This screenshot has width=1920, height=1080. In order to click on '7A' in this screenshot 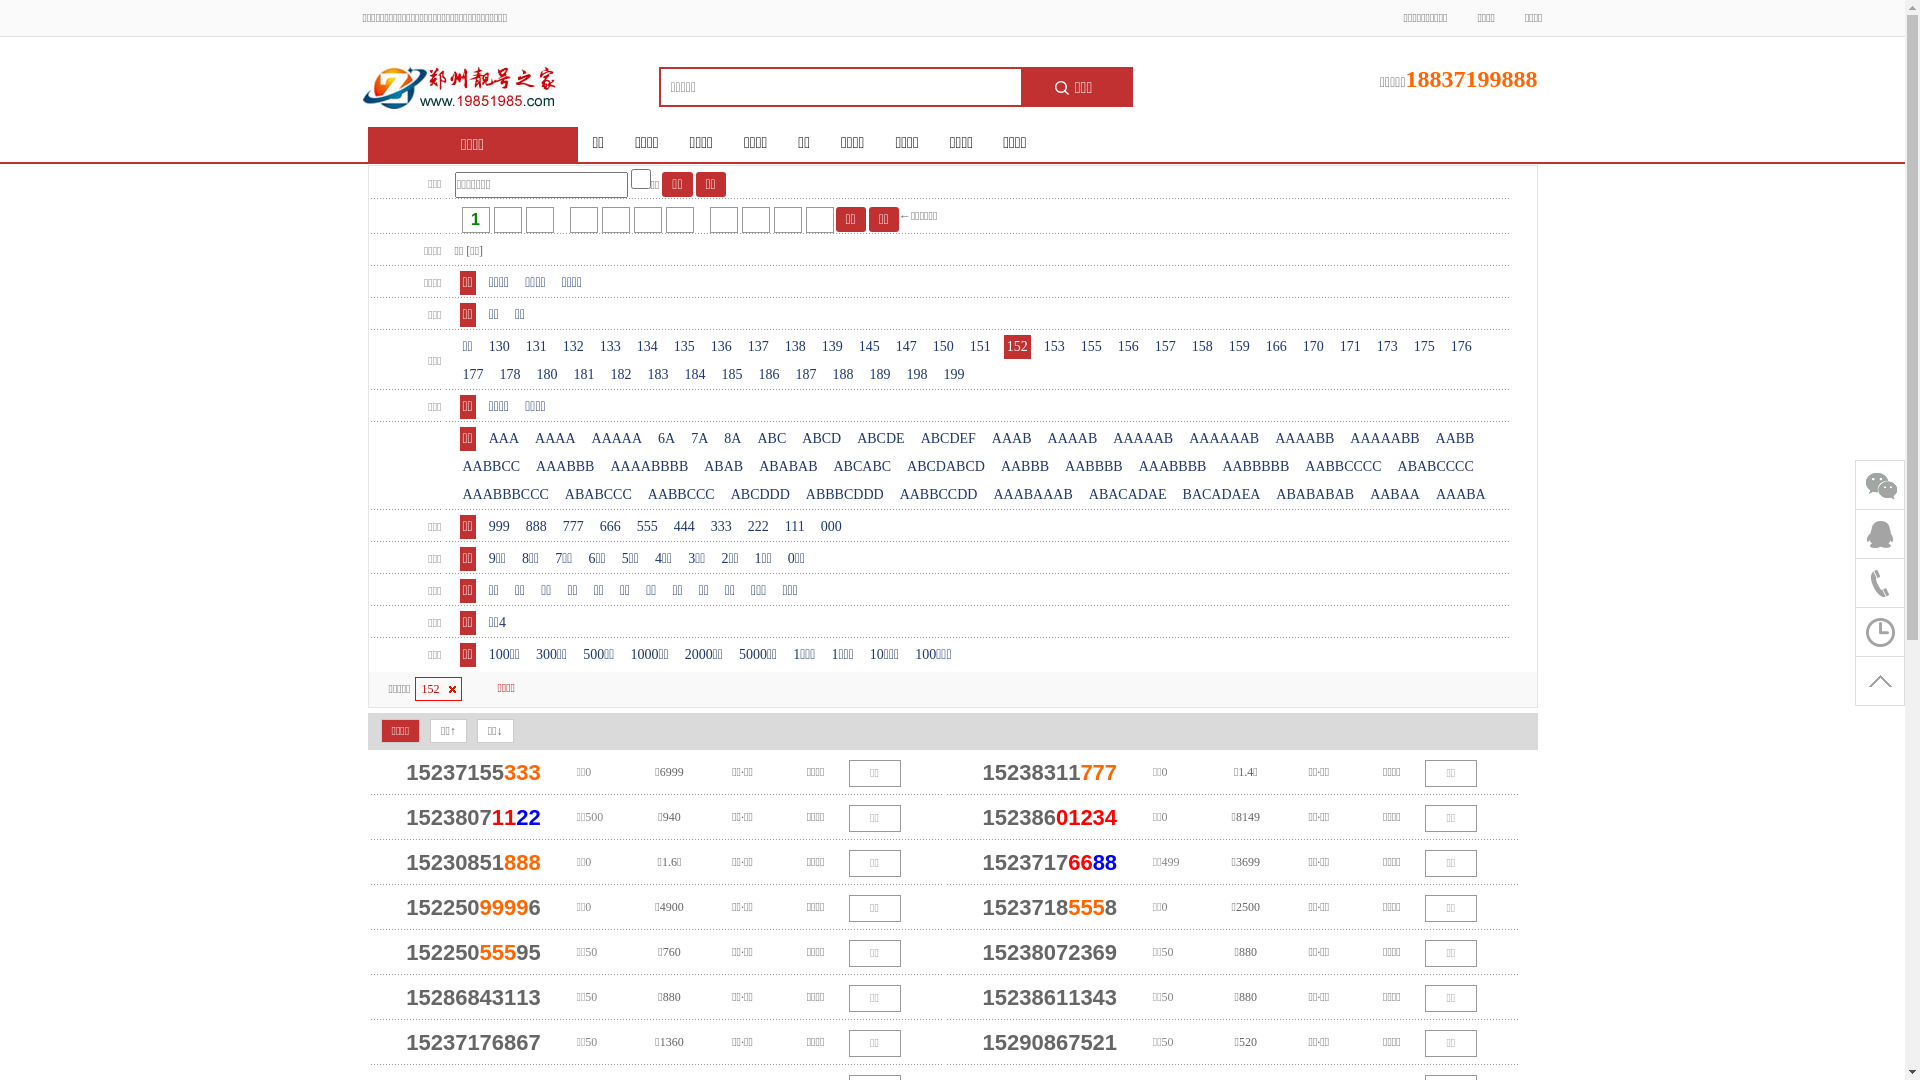, I will do `click(699, 438)`.